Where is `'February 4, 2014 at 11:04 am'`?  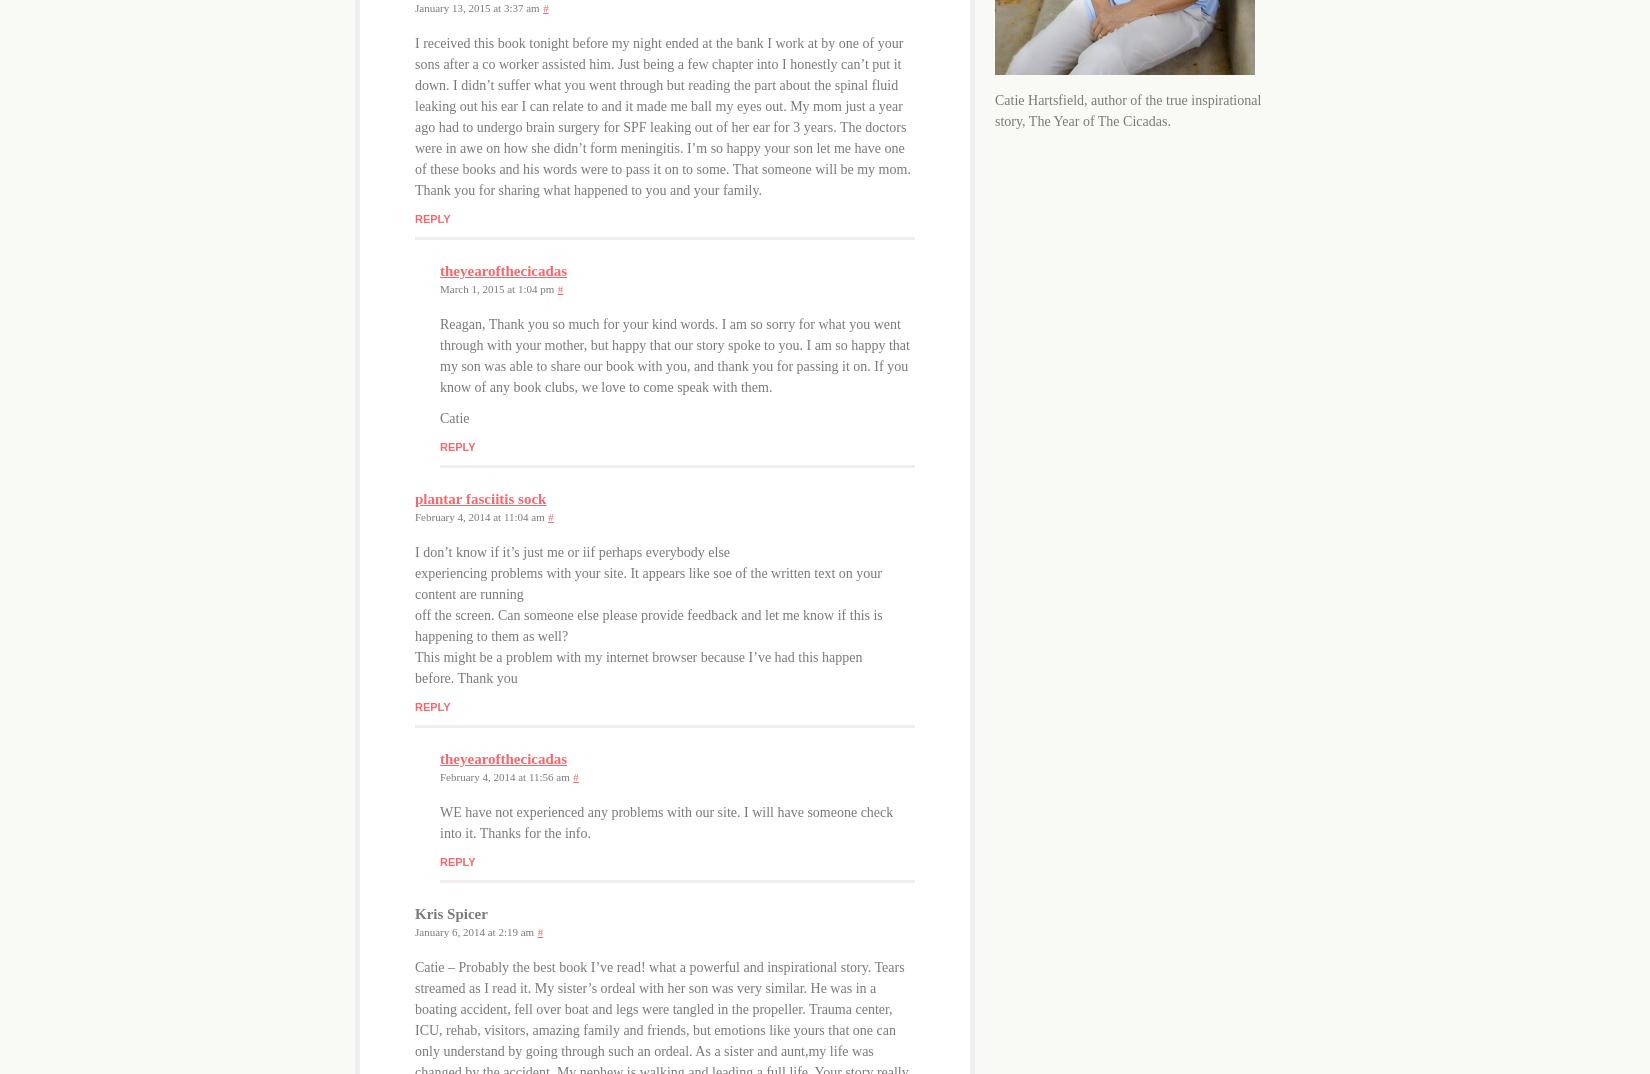
'February 4, 2014 at 11:04 am' is located at coordinates (478, 515).